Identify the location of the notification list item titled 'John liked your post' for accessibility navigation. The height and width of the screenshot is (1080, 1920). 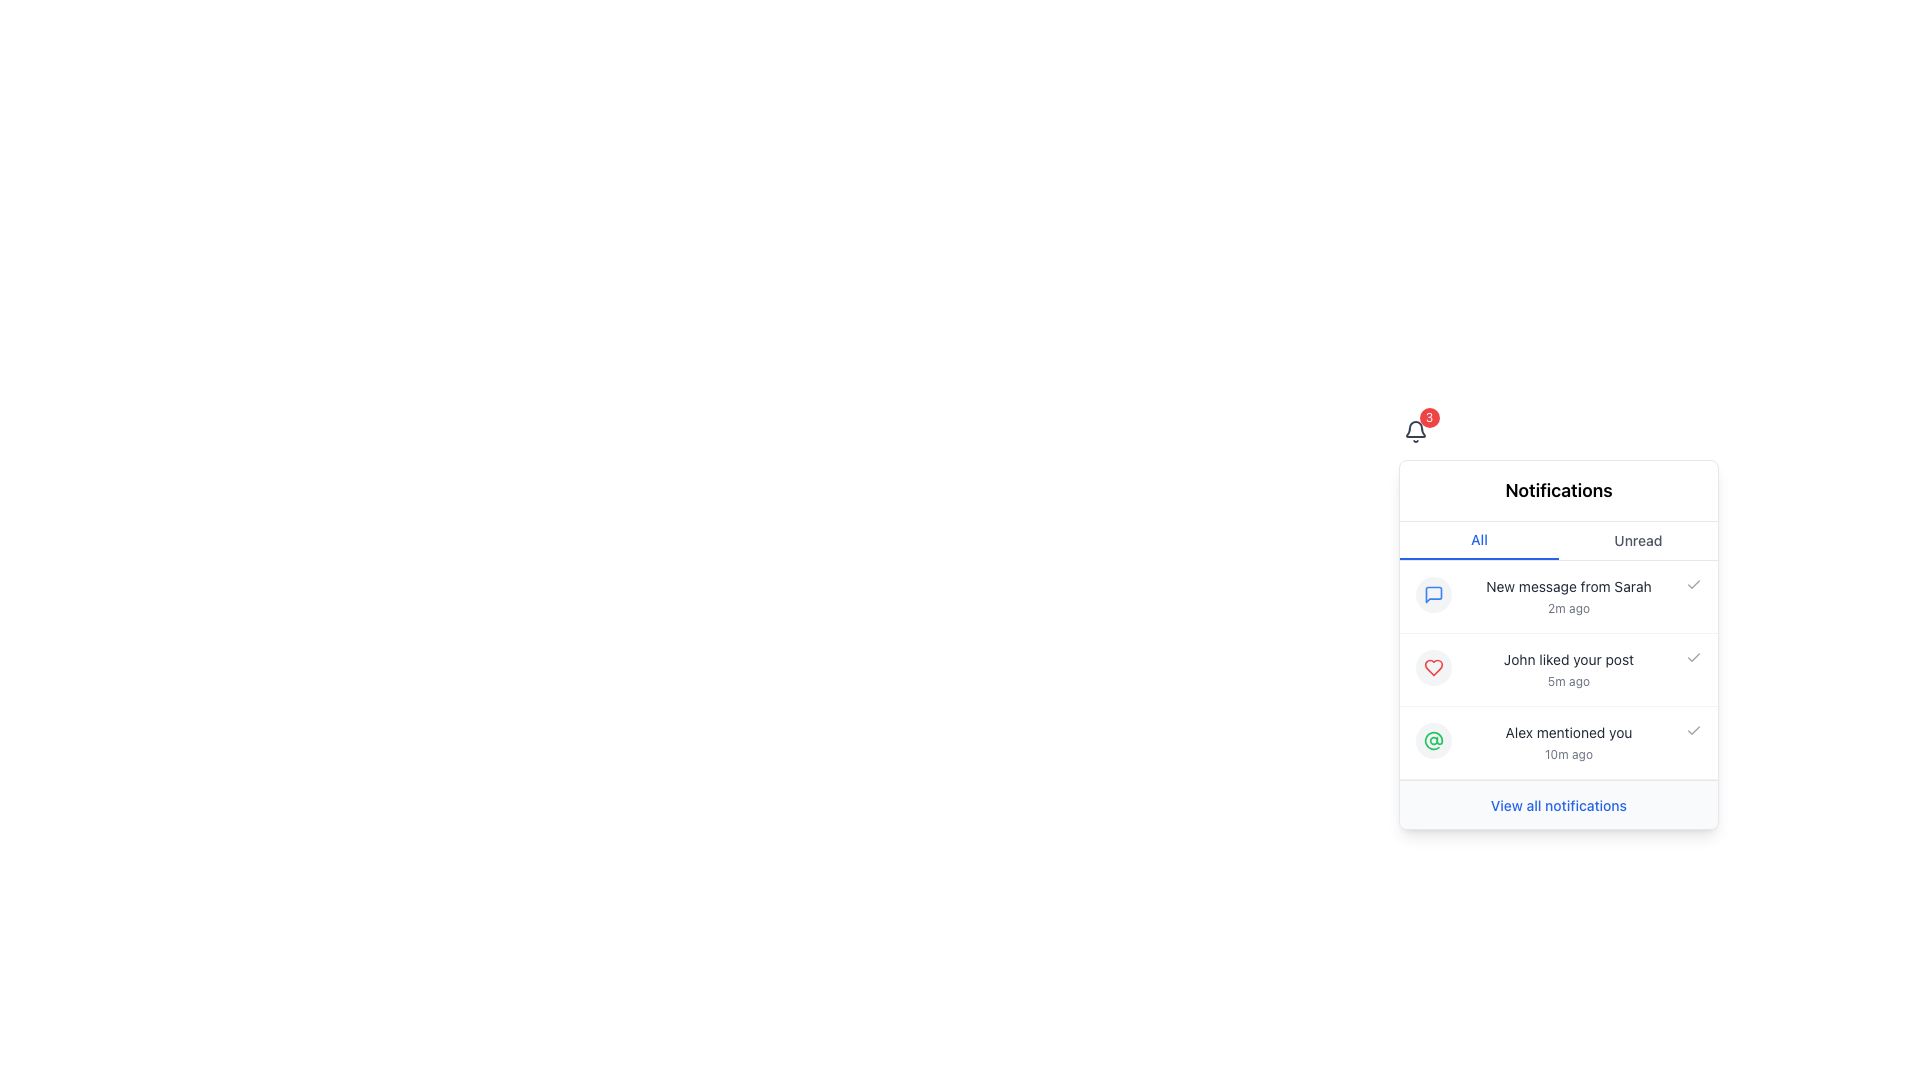
(1558, 644).